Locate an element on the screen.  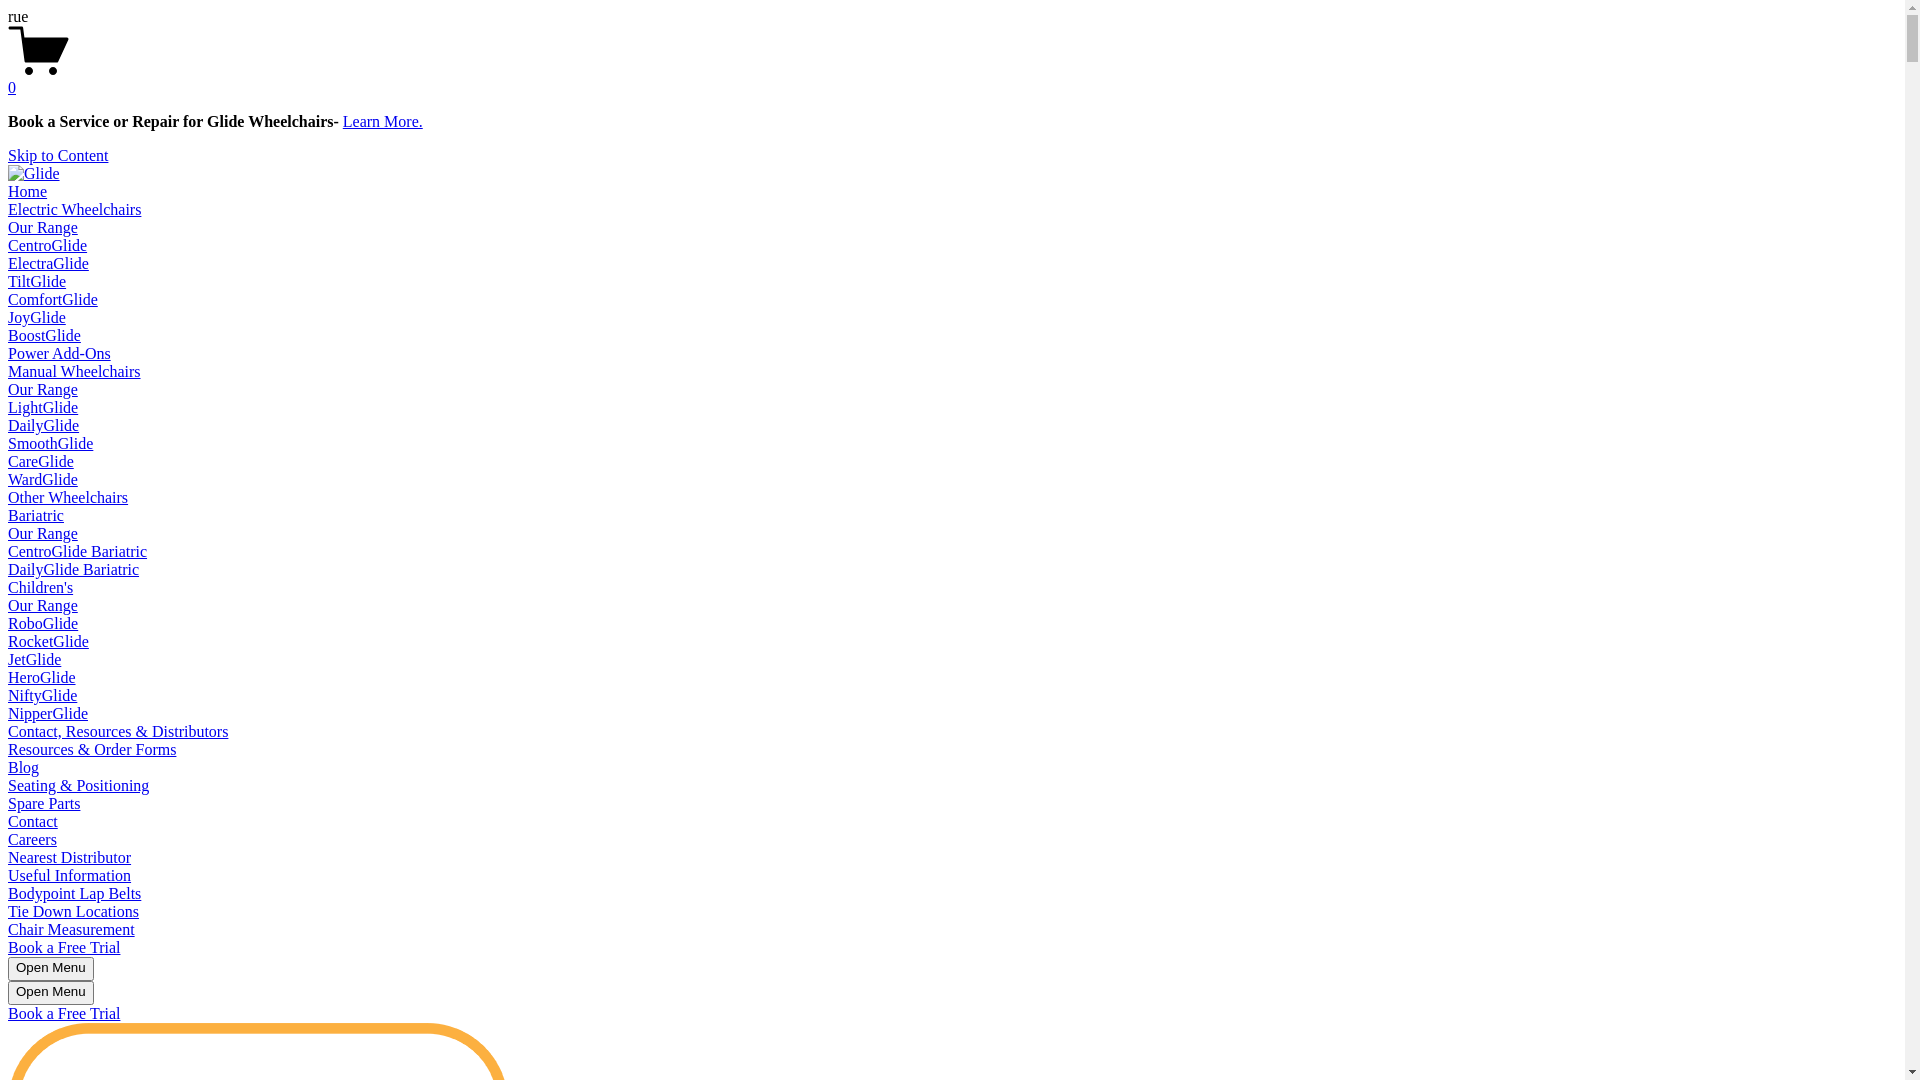
'0' is located at coordinates (951, 77).